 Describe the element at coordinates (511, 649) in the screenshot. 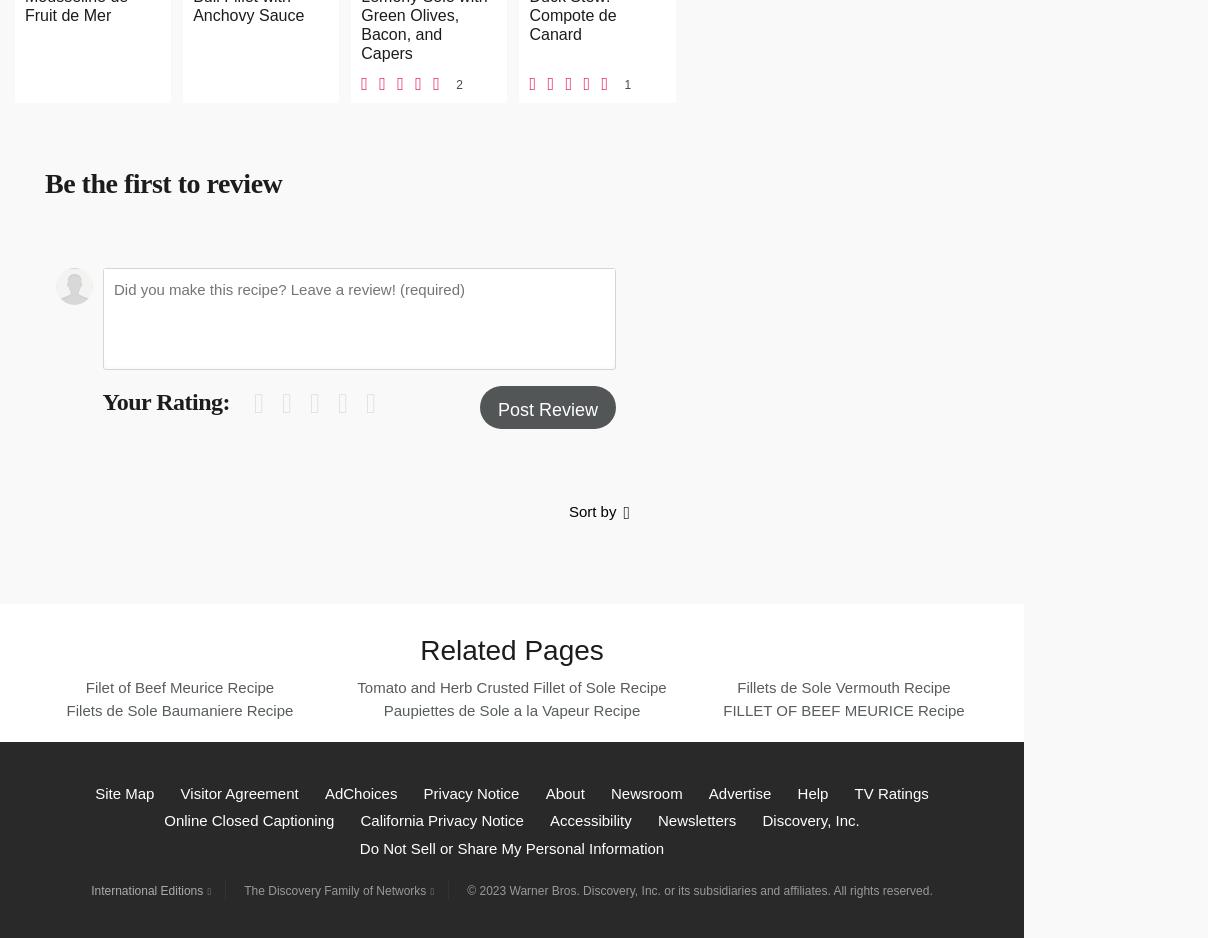

I see `'Related Pages'` at that location.